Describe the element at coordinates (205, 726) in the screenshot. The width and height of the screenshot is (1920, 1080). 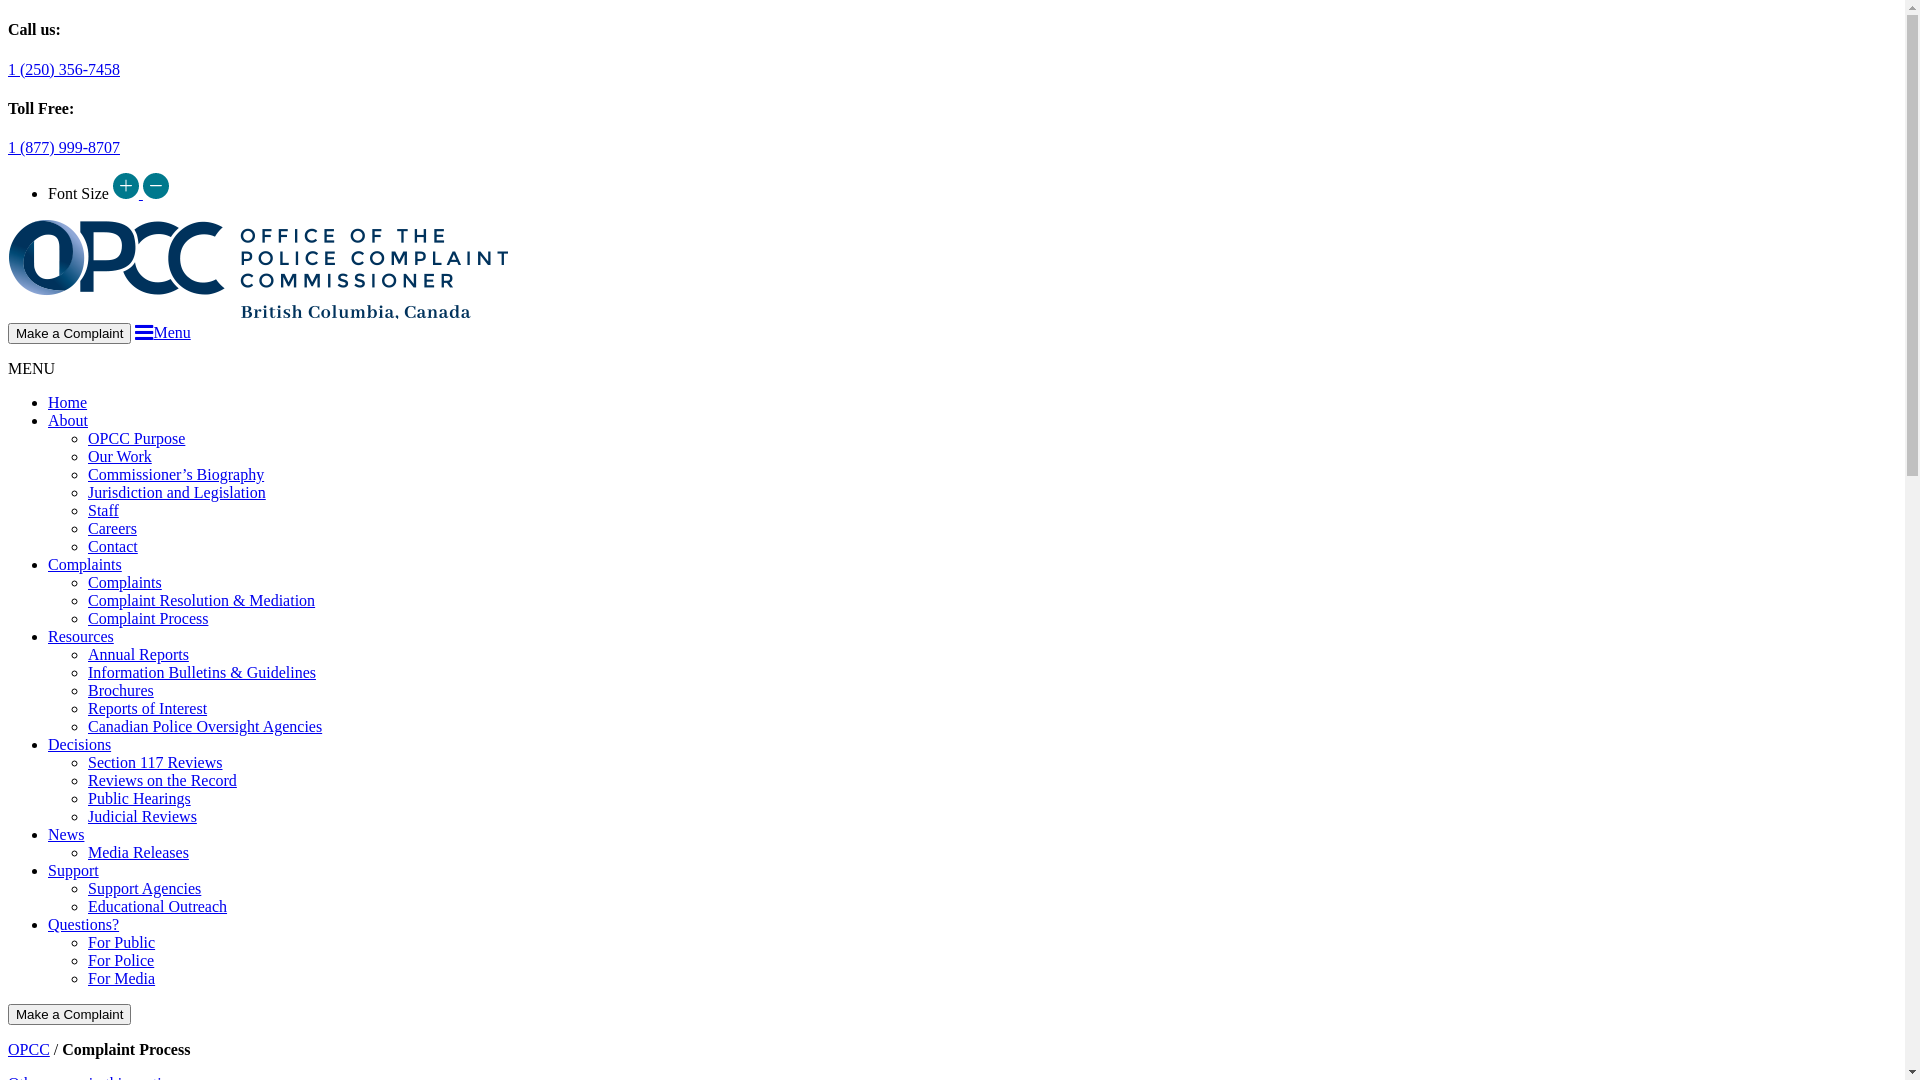
I see `'Canadian Police Oversight Agencies'` at that location.